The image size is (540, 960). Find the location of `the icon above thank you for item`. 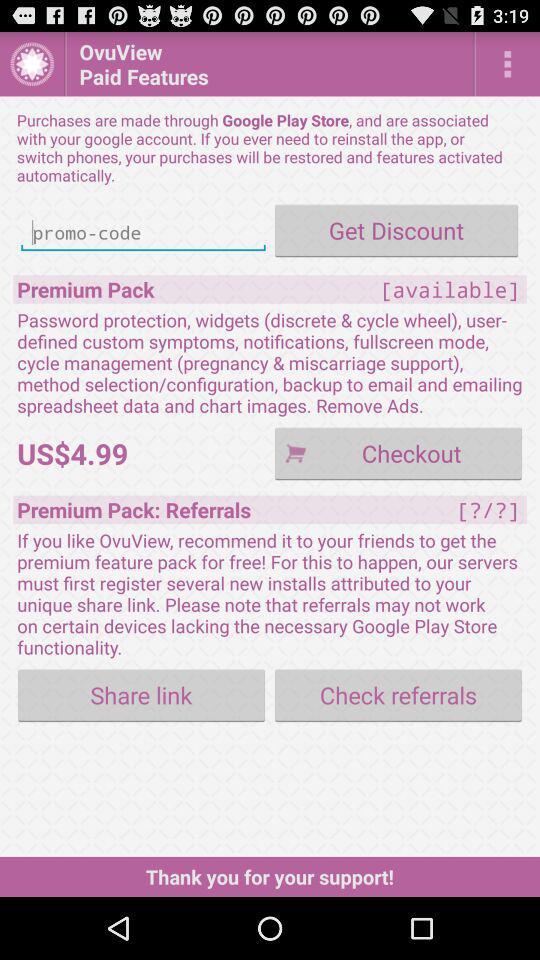

the icon above thank you for item is located at coordinates (398, 695).